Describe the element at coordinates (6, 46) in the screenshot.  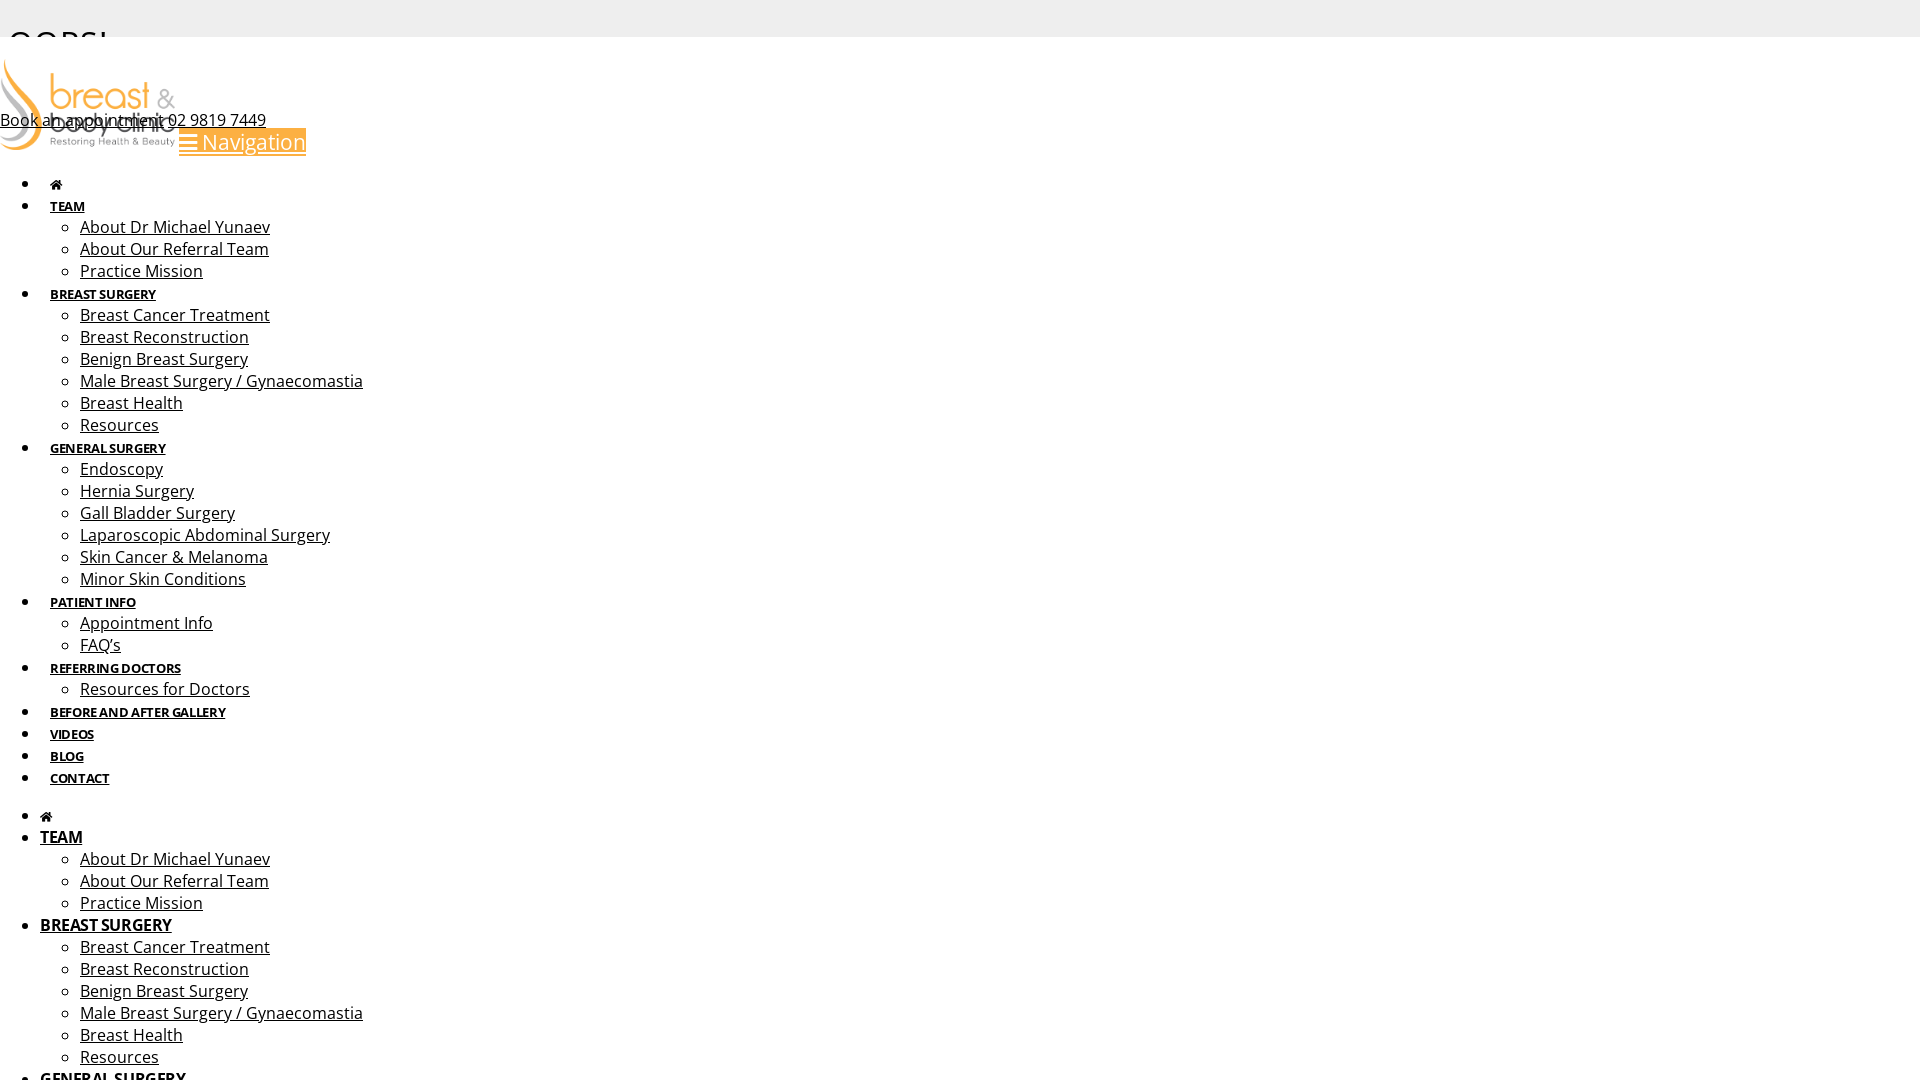
I see `'Facebook'` at that location.